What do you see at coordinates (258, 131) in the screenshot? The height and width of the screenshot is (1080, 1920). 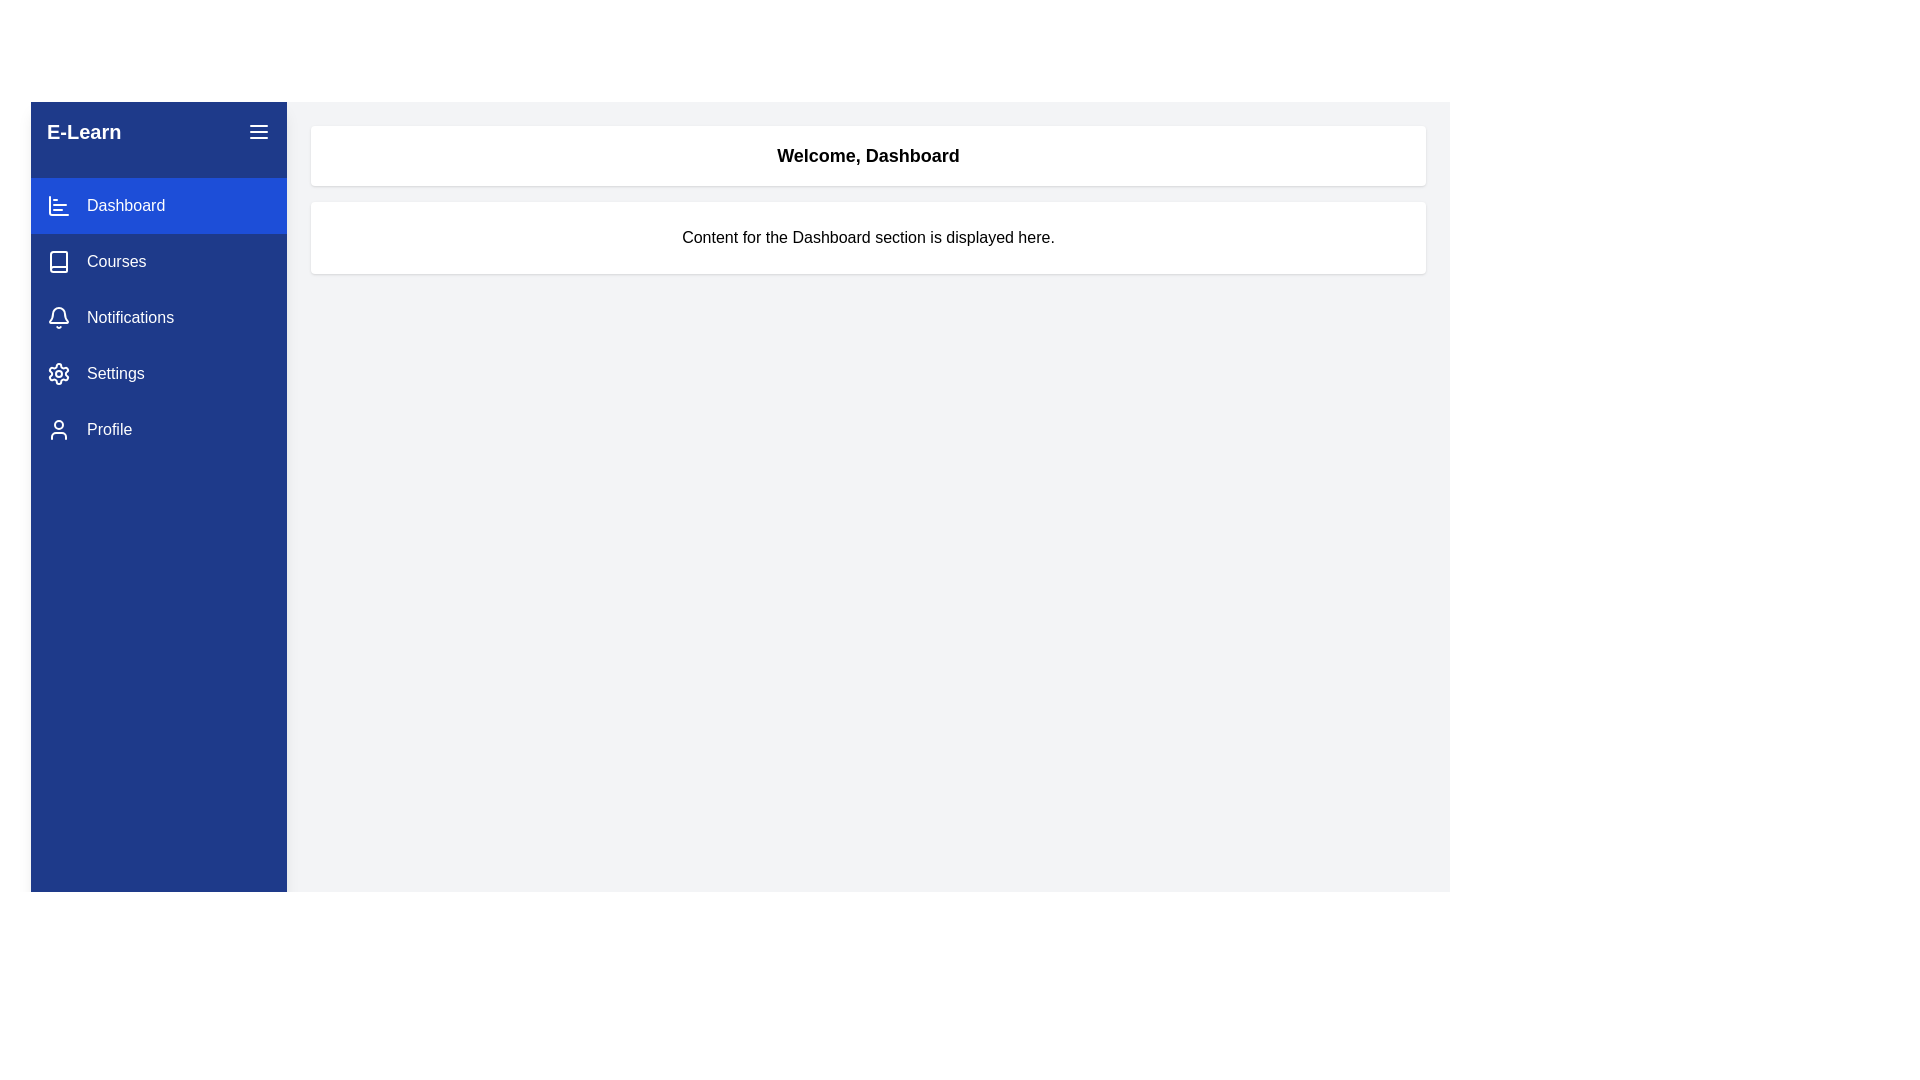 I see `the button located at the top-right corner of the navigation sidebar, adjacent to the text 'E-Learn,'` at bounding box center [258, 131].